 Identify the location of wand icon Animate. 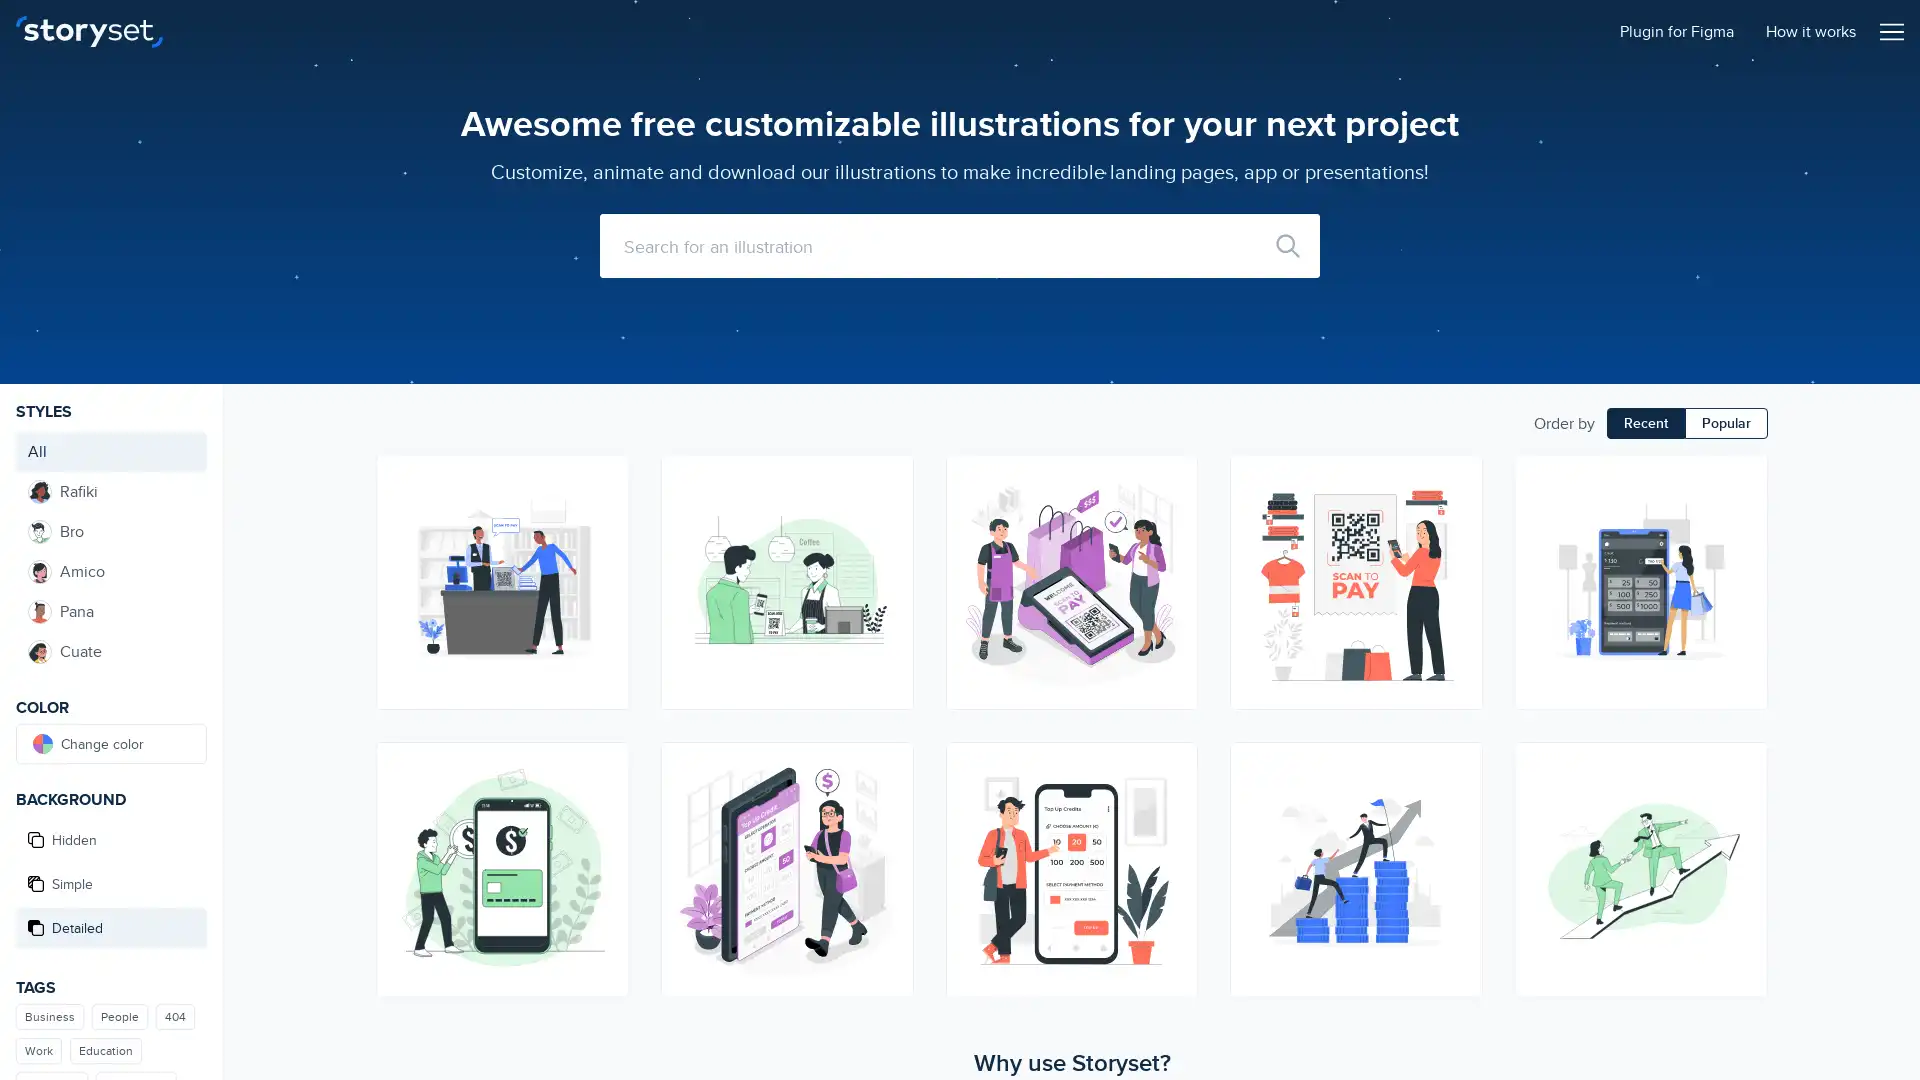
(1458, 765).